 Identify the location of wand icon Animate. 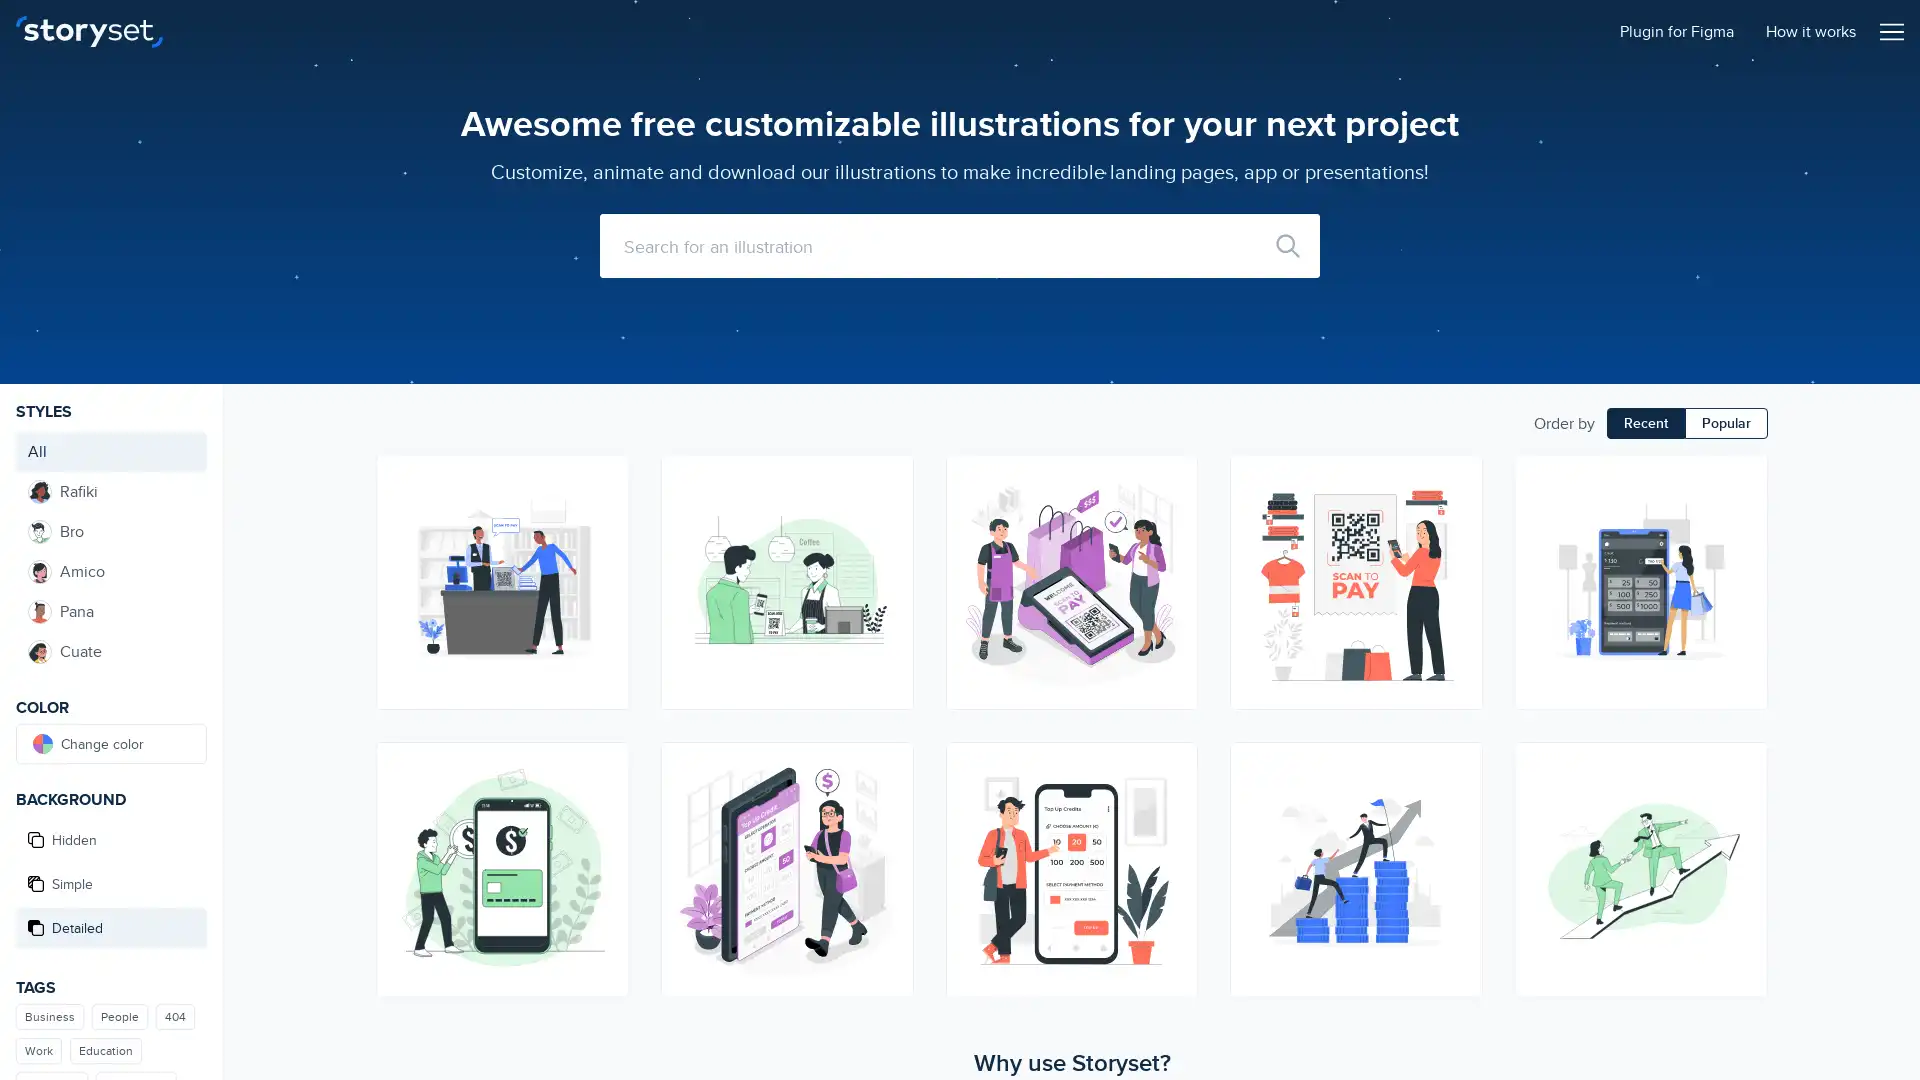
(1458, 765).